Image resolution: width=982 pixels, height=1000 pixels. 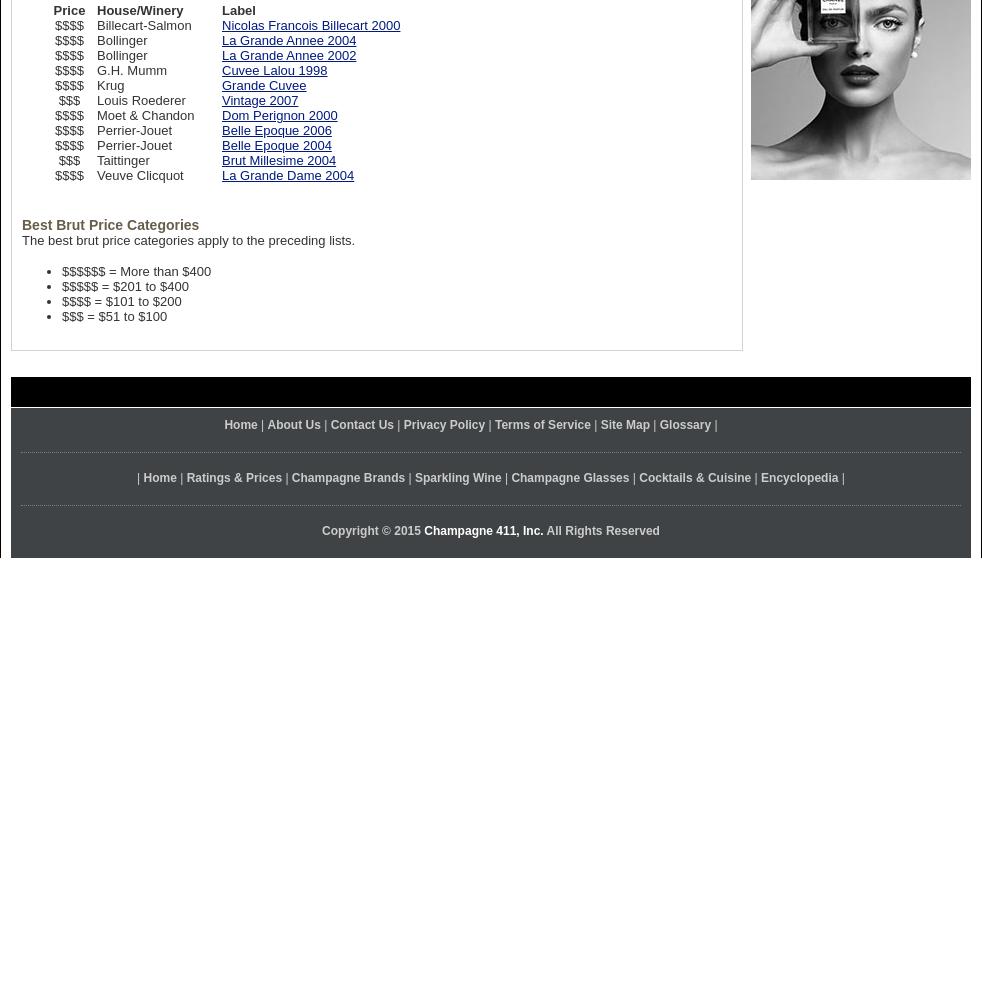 I want to click on 'Encyclopedia', so click(x=799, y=477).